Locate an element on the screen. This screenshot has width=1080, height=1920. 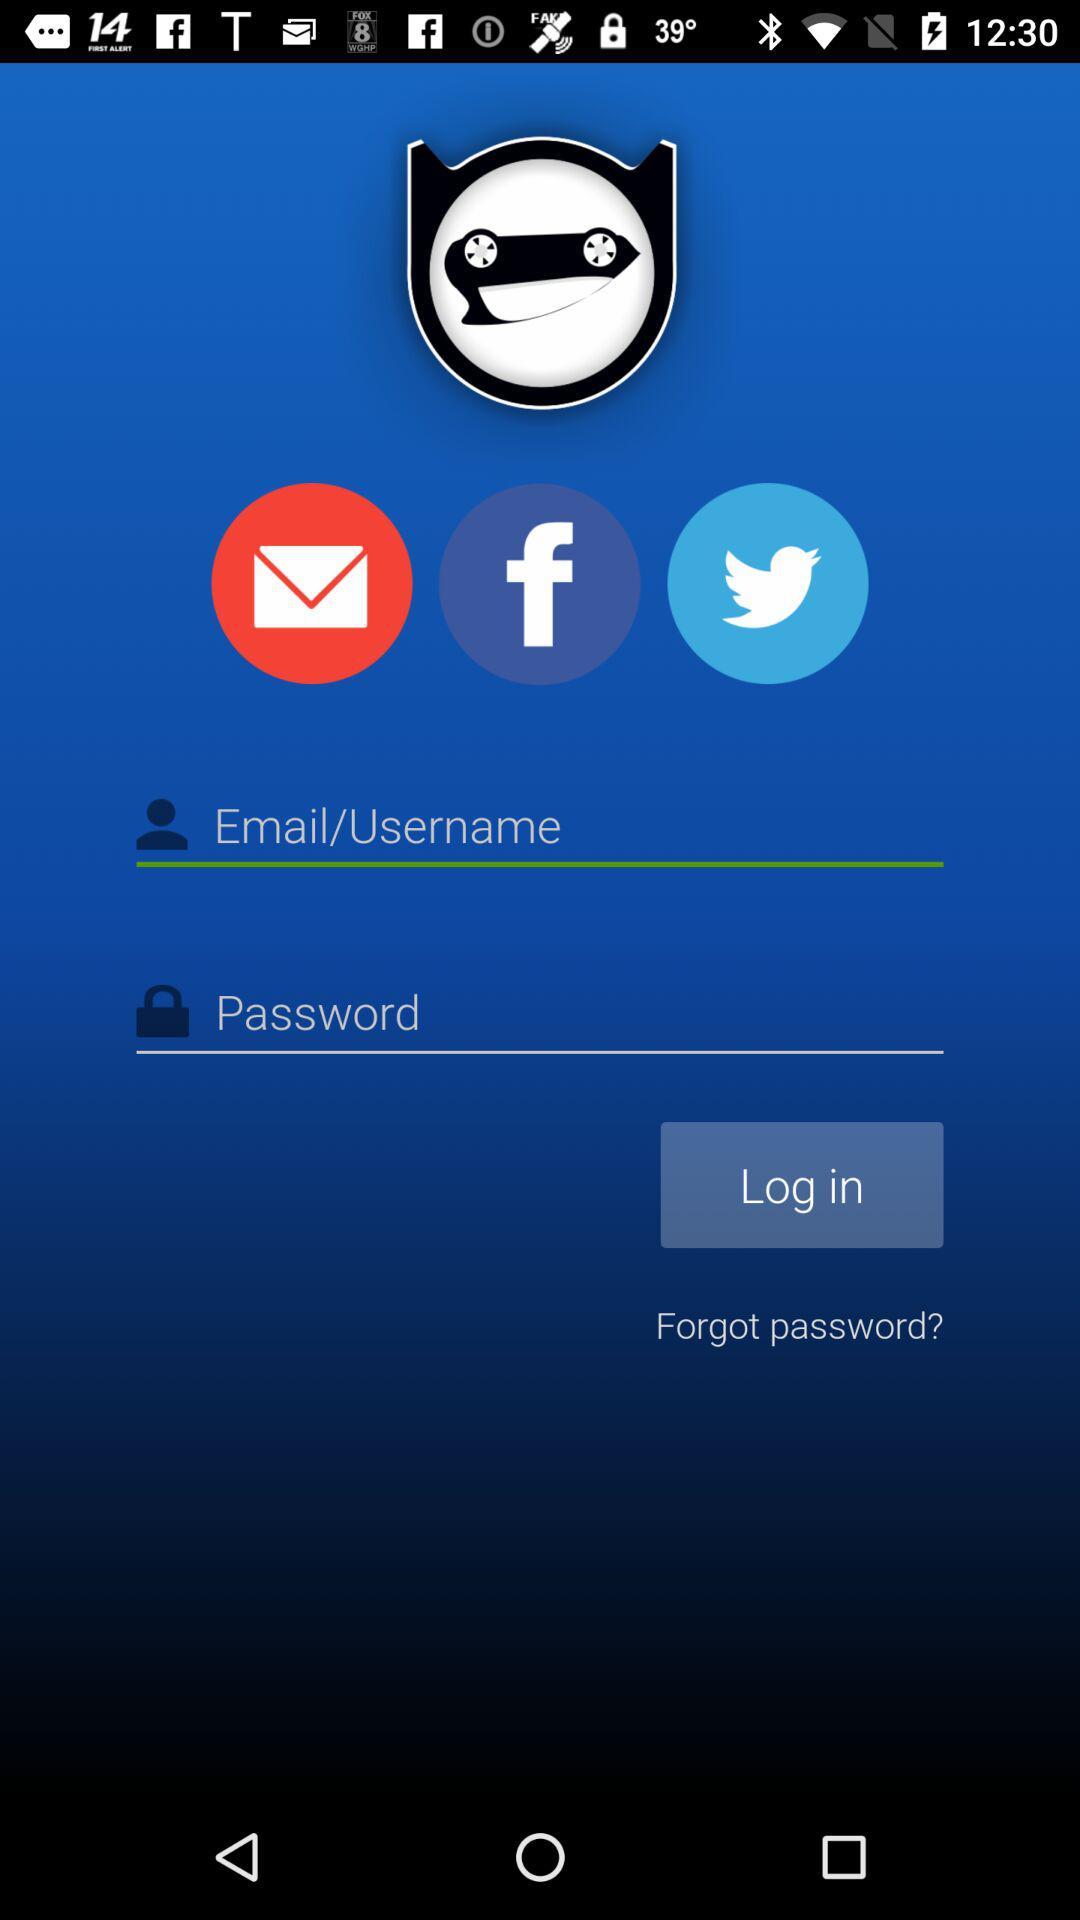
share to facebook is located at coordinates (540, 583).